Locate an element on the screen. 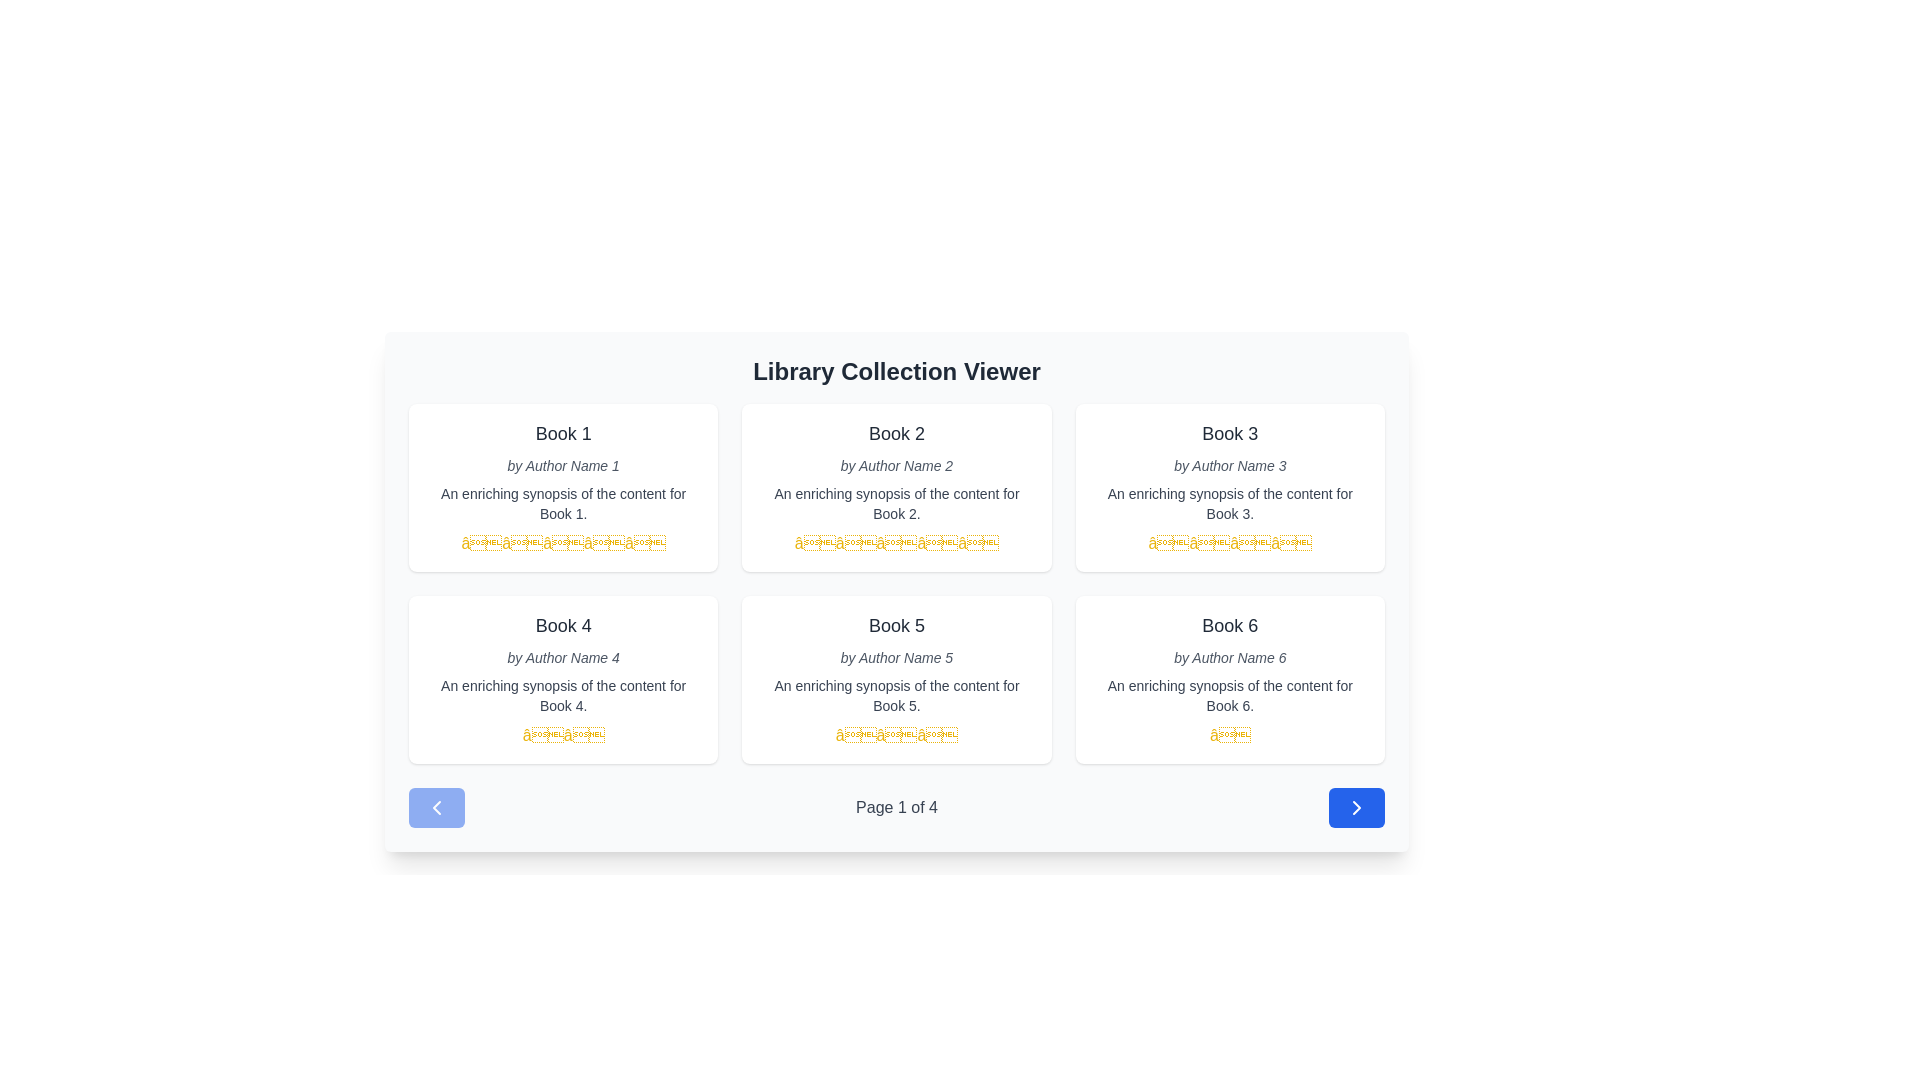 The height and width of the screenshot is (1080, 1920). the filled yellow star icon in the second book display card of the Library Collection Viewer interface, which is the second star in the five-star rating system is located at coordinates (856, 543).